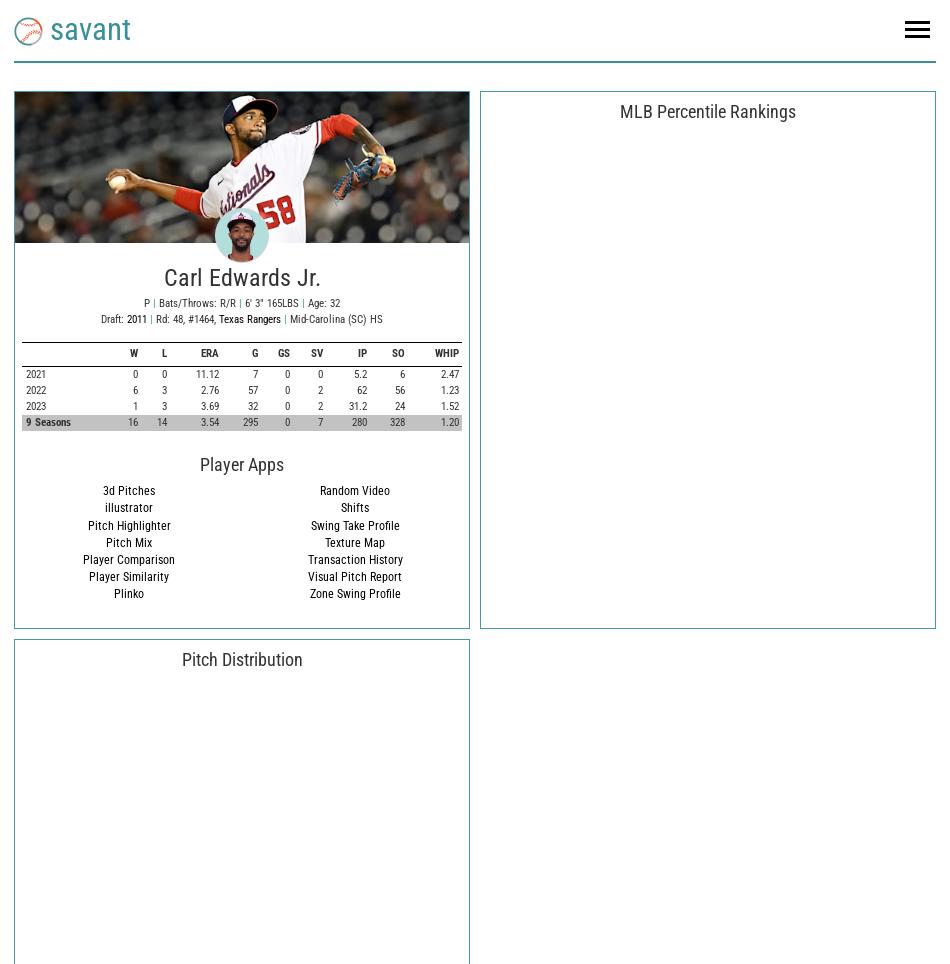 The image size is (950, 964). I want to click on 'Shifts', so click(354, 507).